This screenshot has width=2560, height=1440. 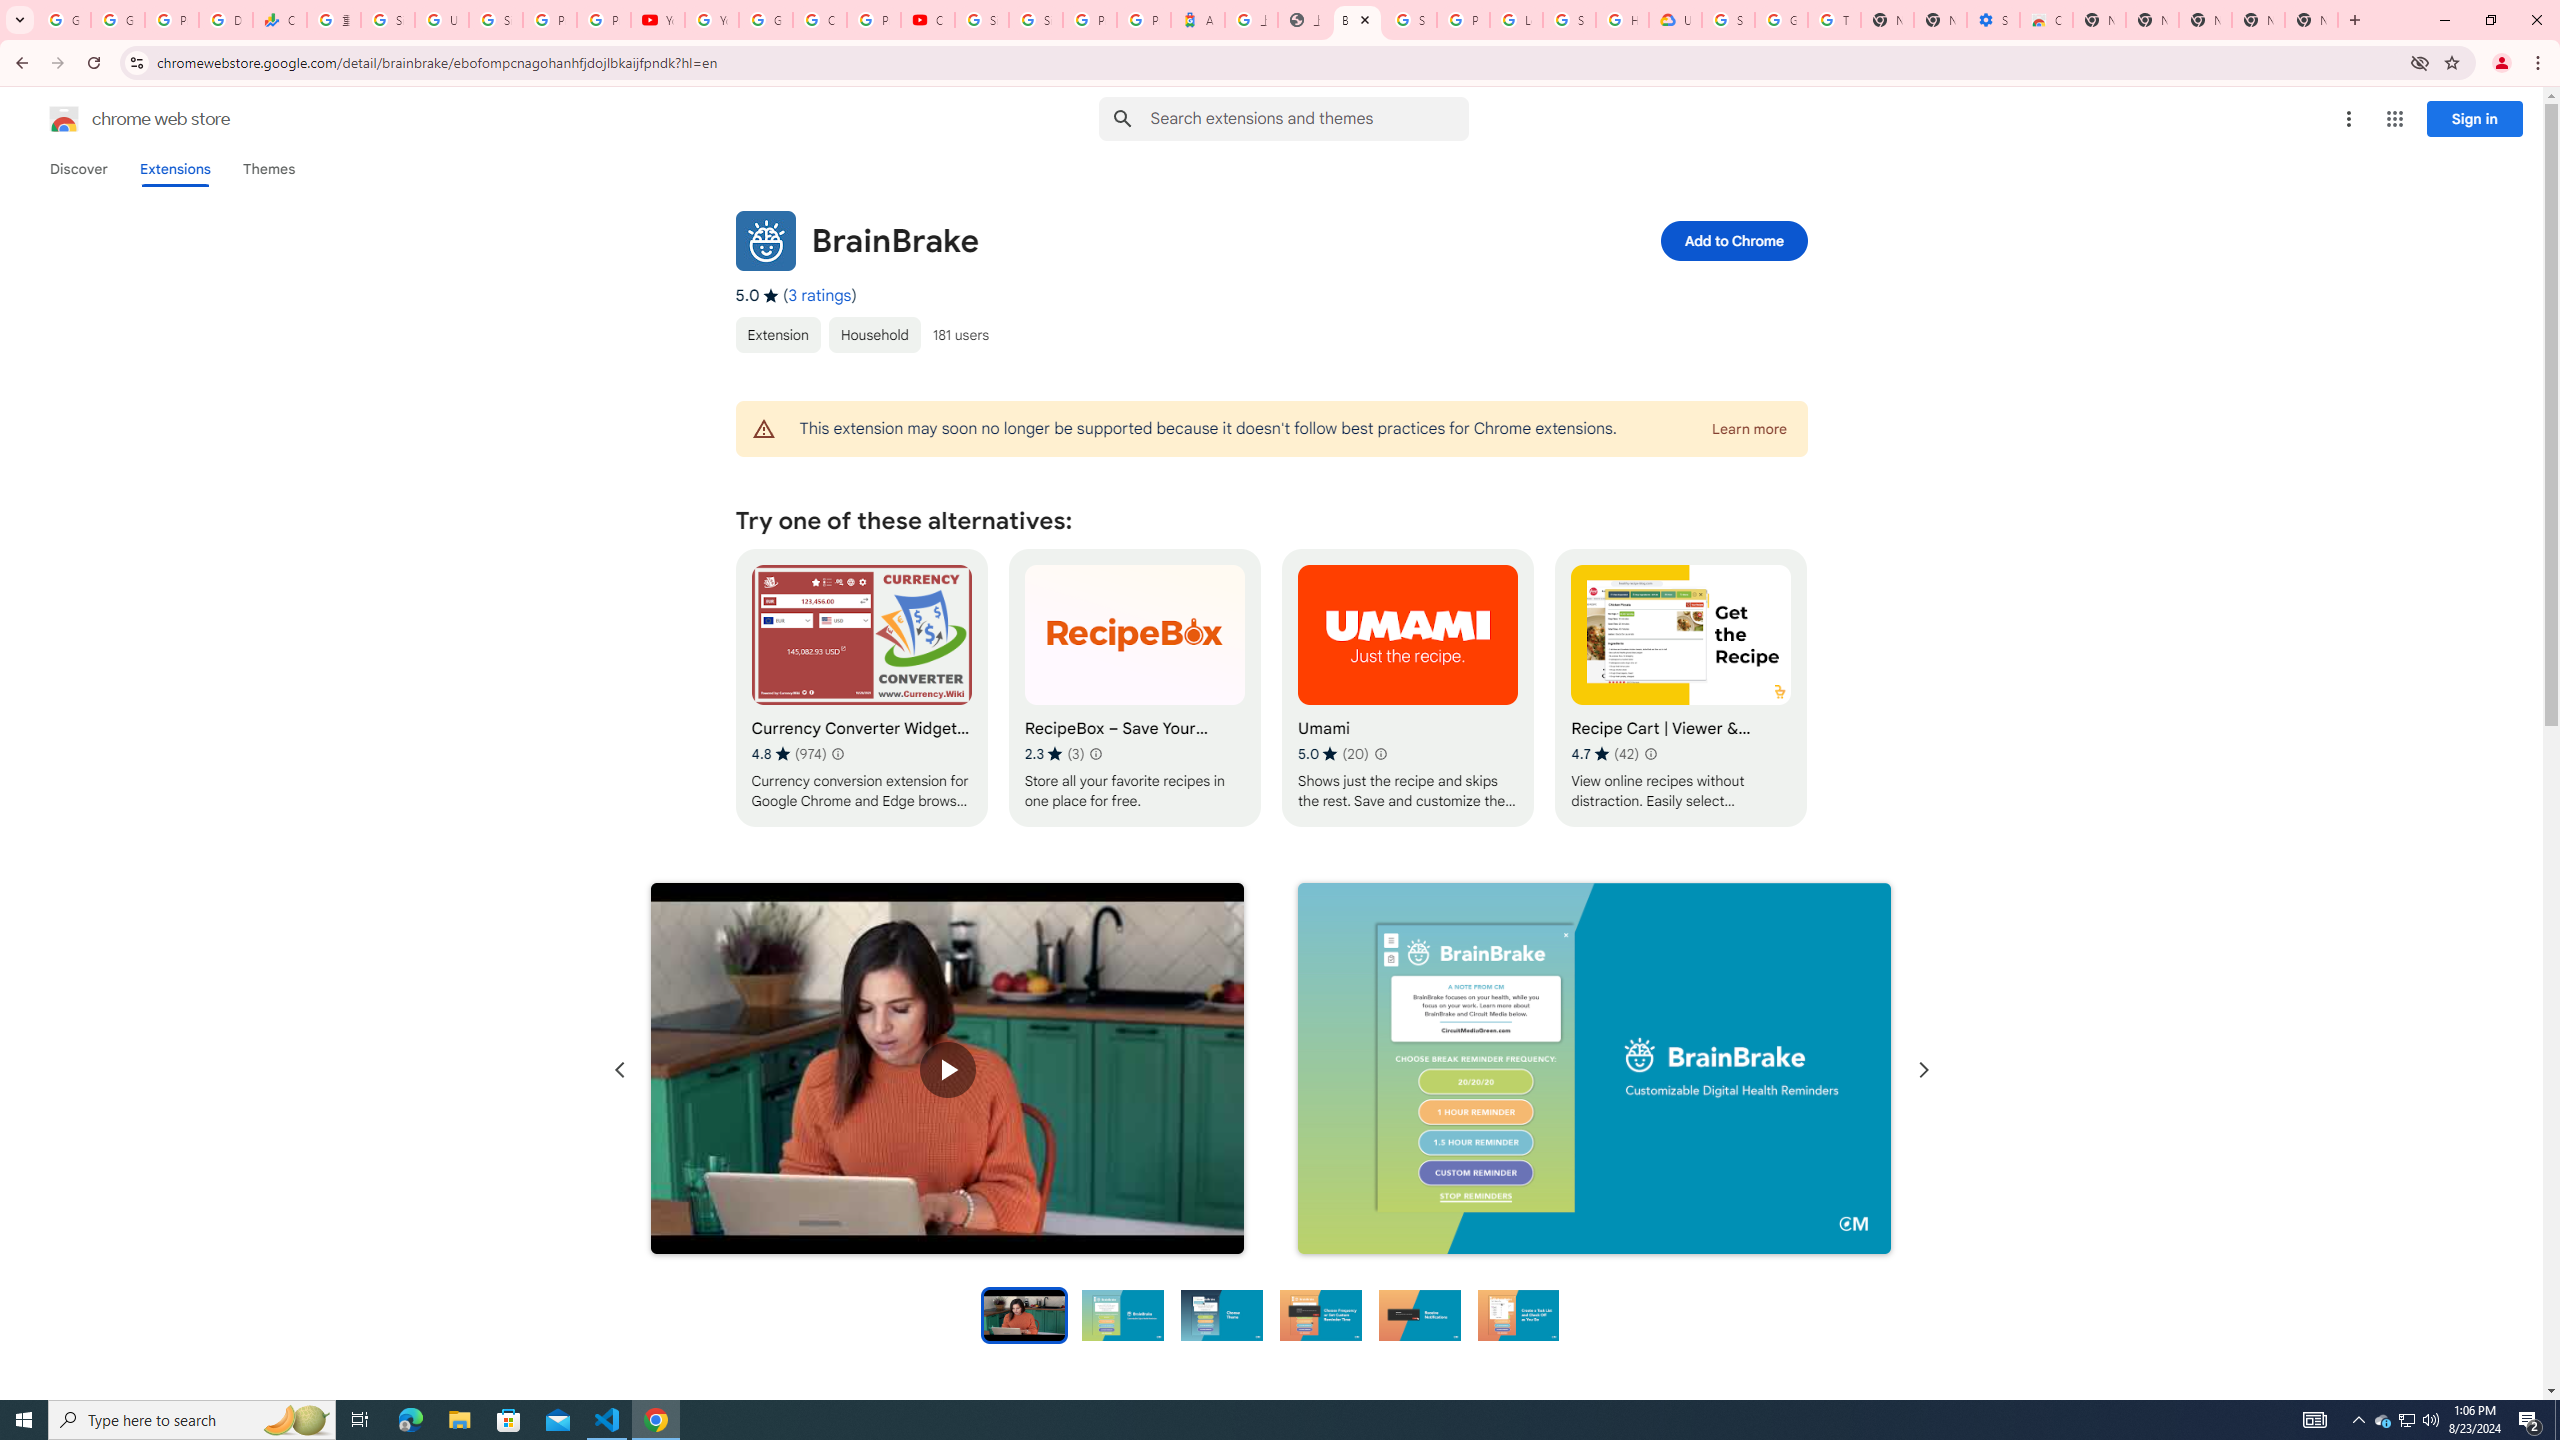 I want to click on 'Add to Chrome', so click(x=1732, y=240).